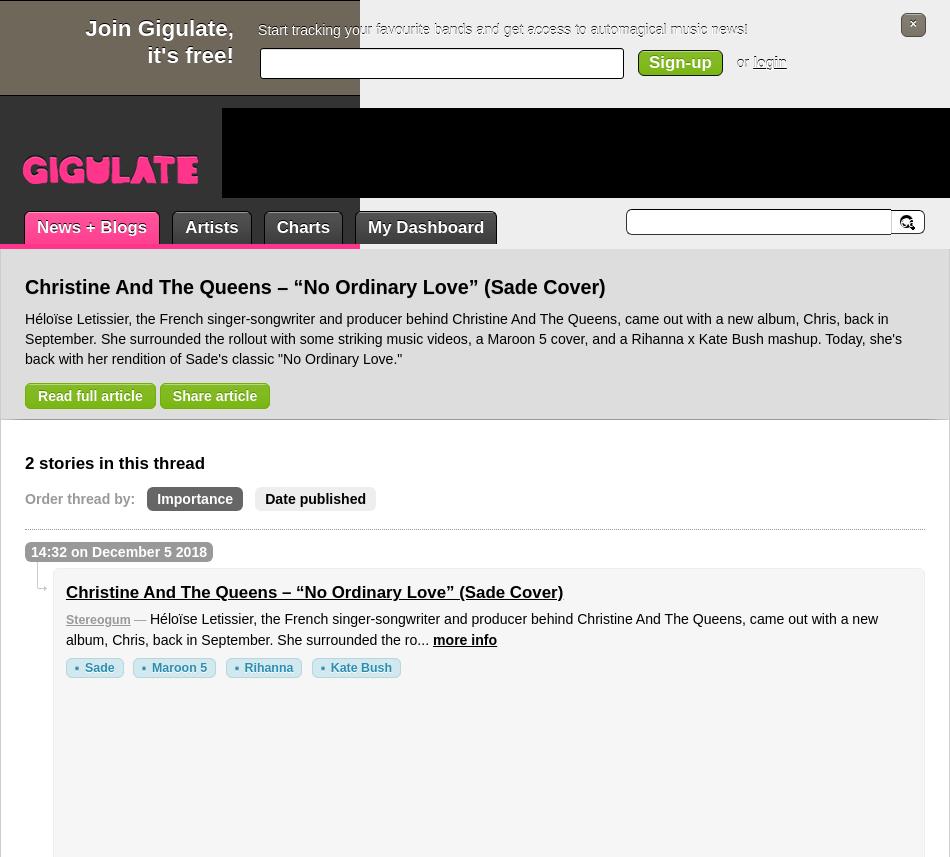 The height and width of the screenshot is (857, 950). I want to click on 'News + Blogs', so click(91, 225).